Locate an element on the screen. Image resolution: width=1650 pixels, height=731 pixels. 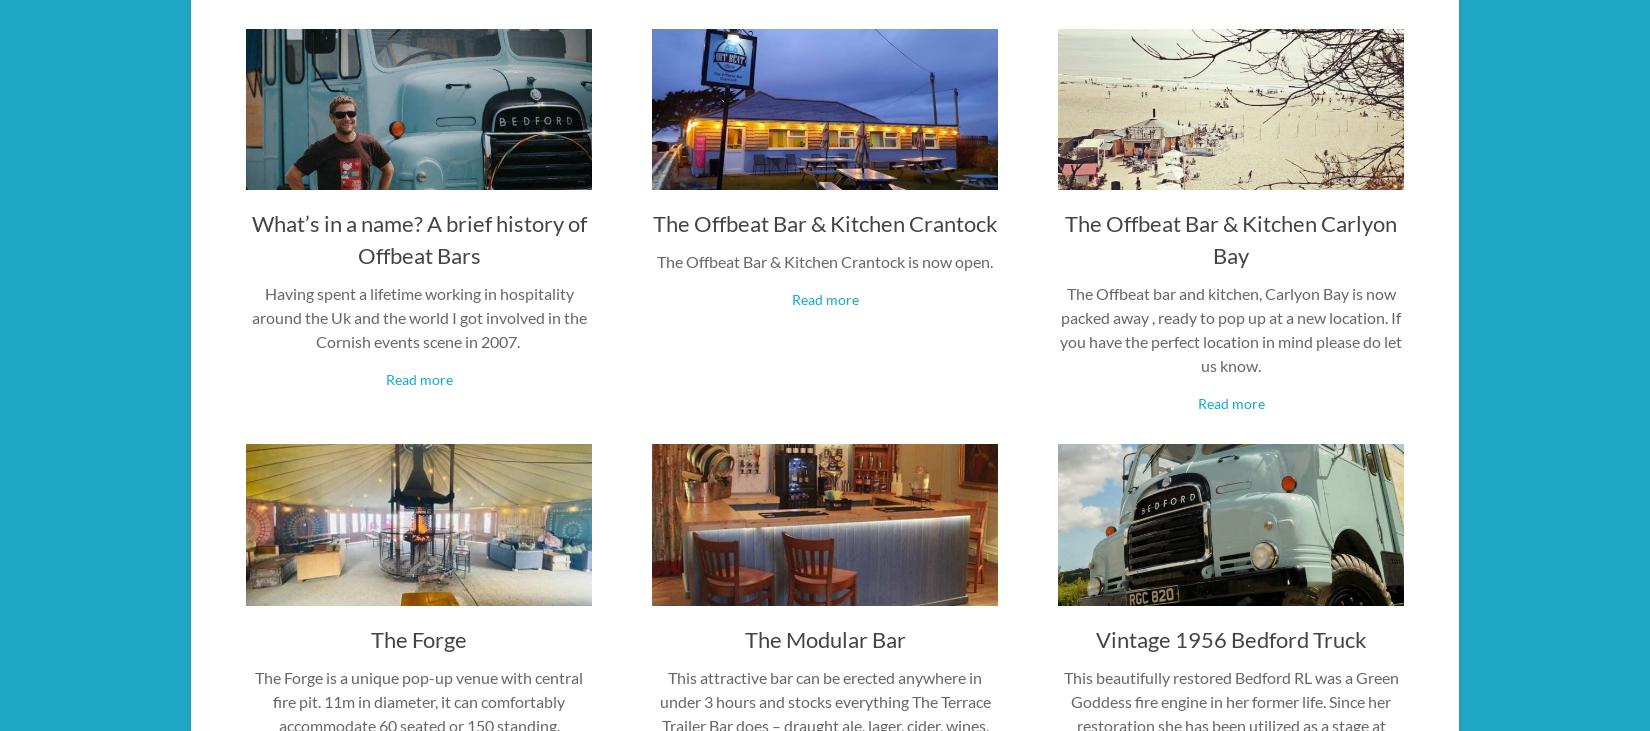
'What’s in a name? A brief history of Offbeat Bars' is located at coordinates (417, 239).